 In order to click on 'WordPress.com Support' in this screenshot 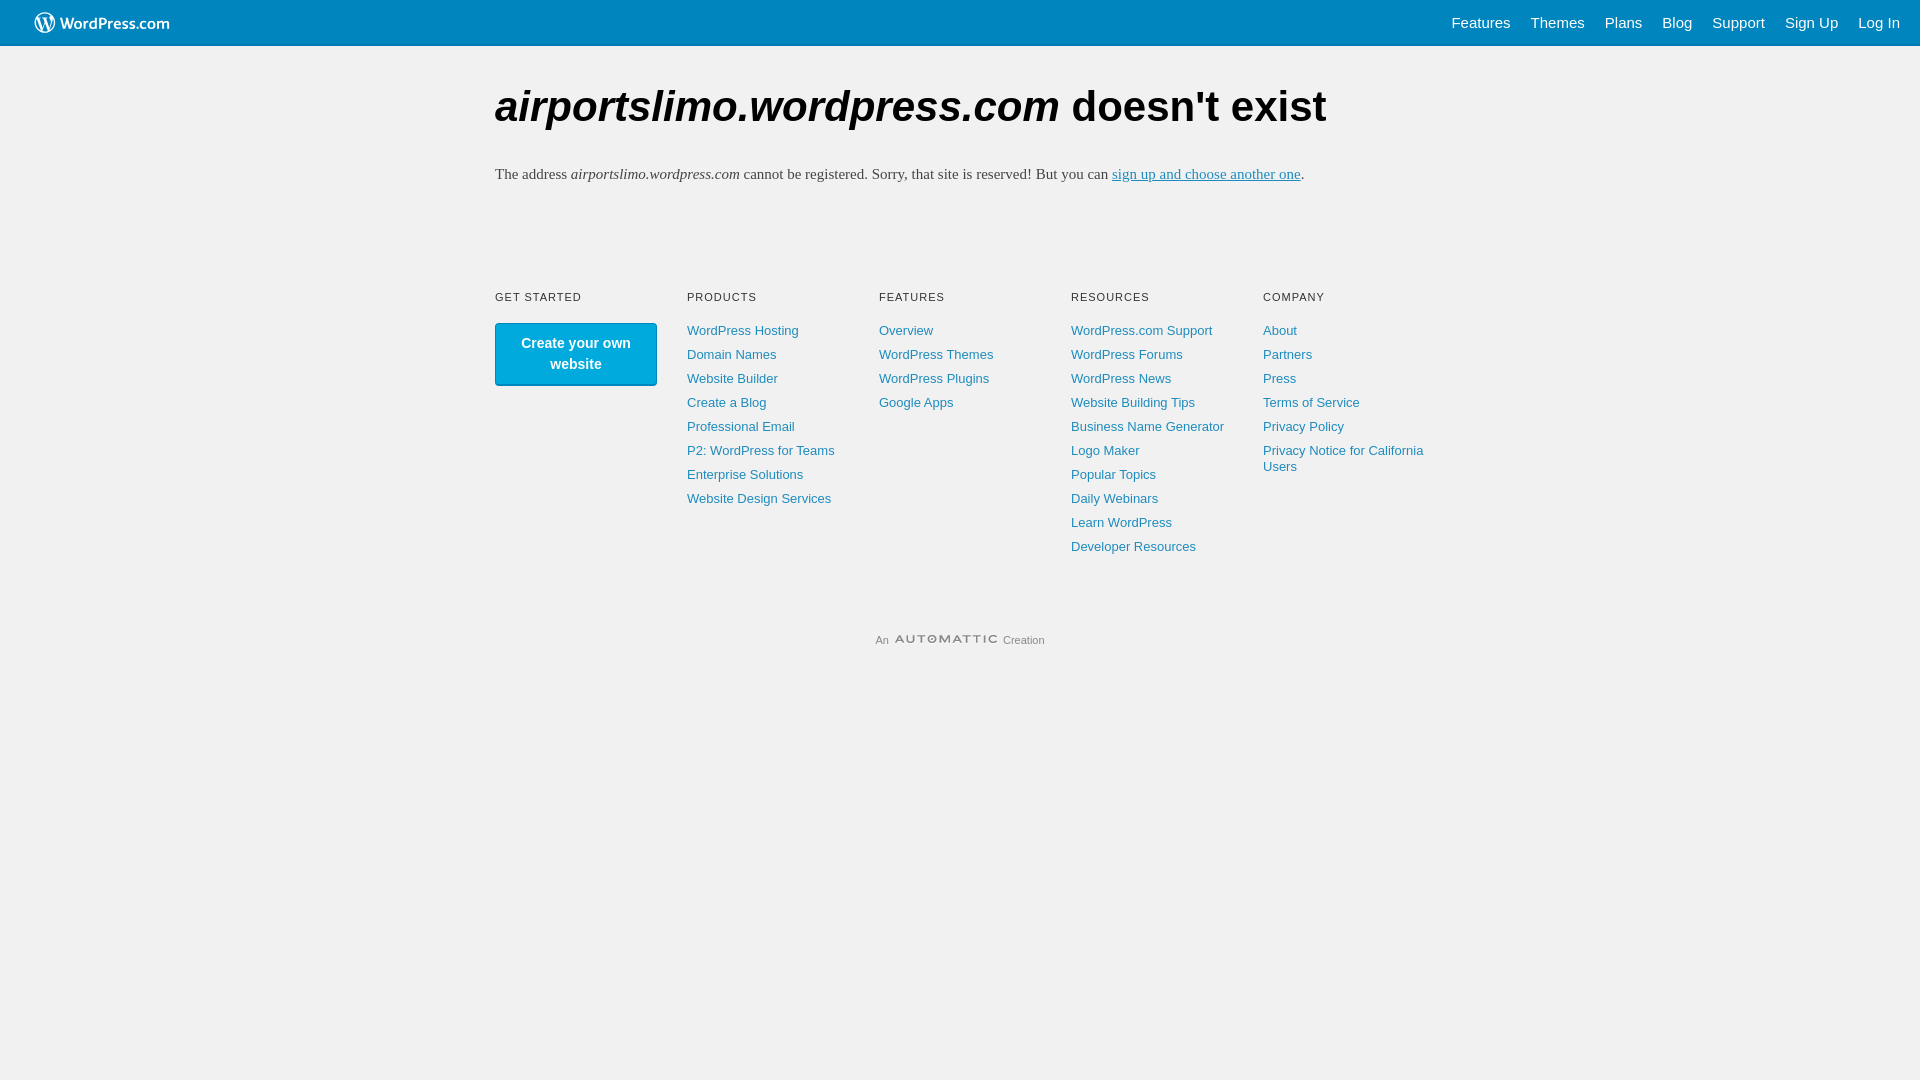, I will do `click(1141, 329)`.